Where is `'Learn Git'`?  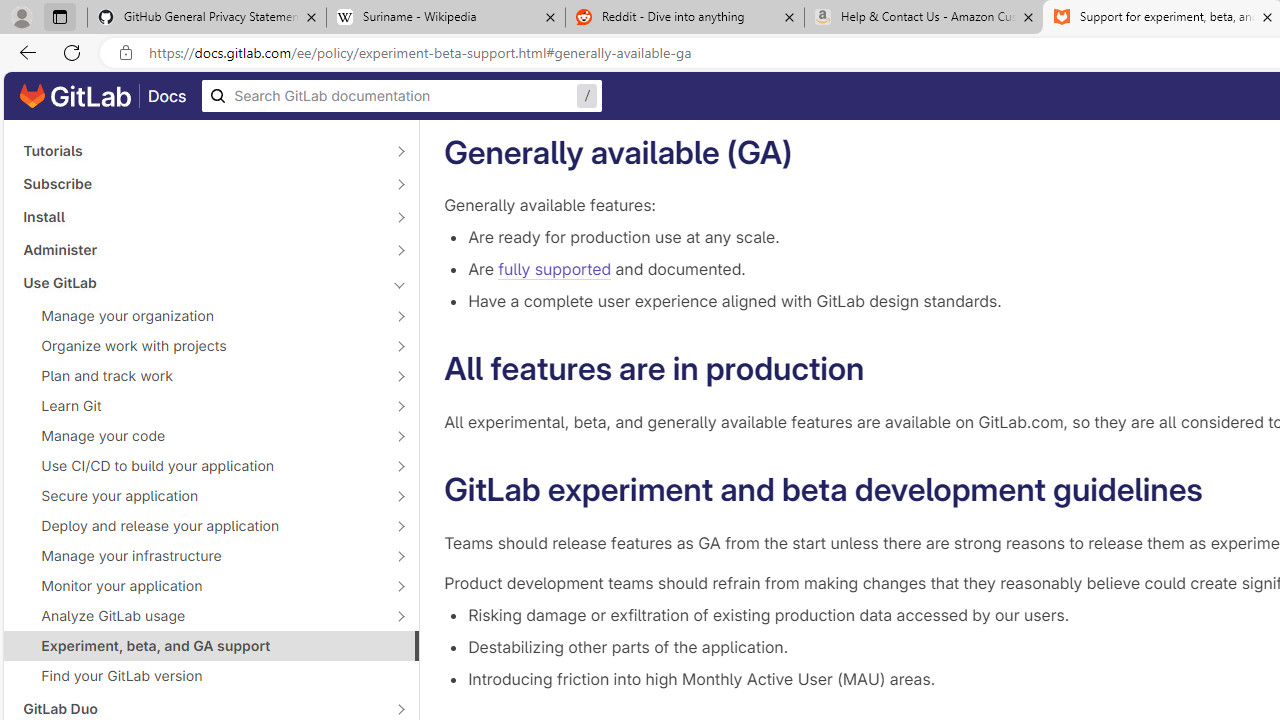 'Learn Git' is located at coordinates (200, 405).